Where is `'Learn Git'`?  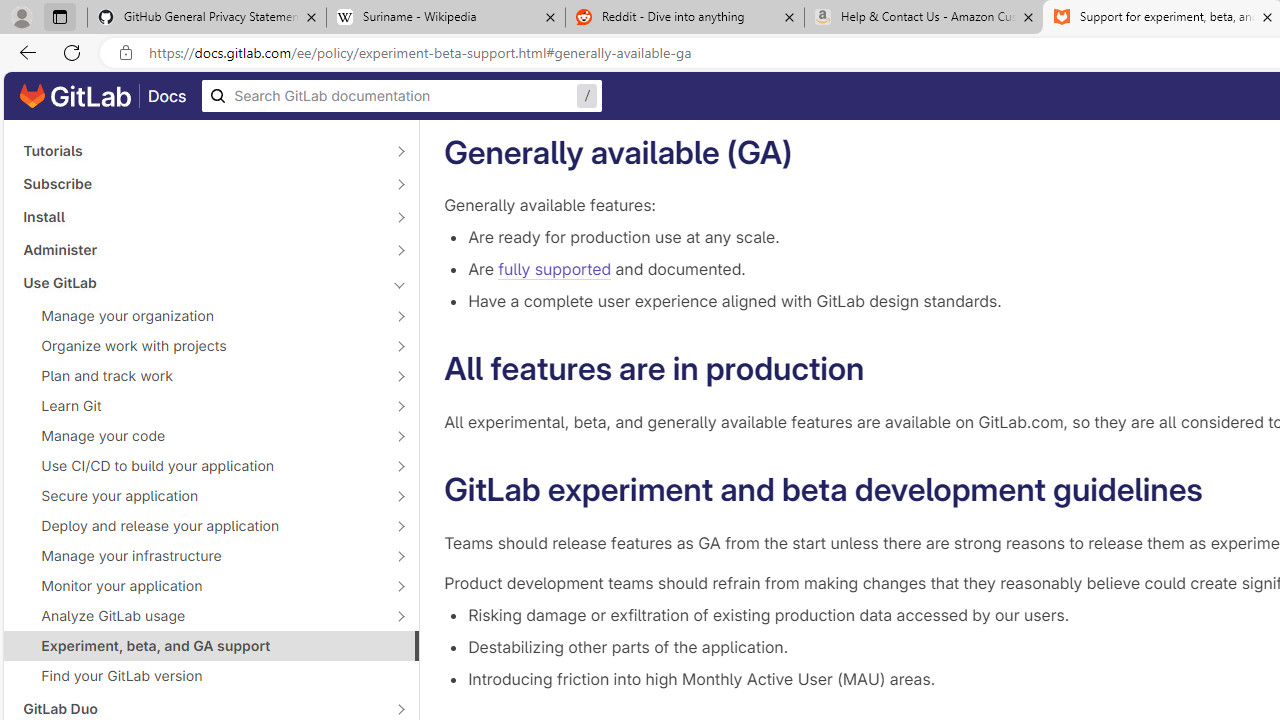 'Learn Git' is located at coordinates (200, 405).